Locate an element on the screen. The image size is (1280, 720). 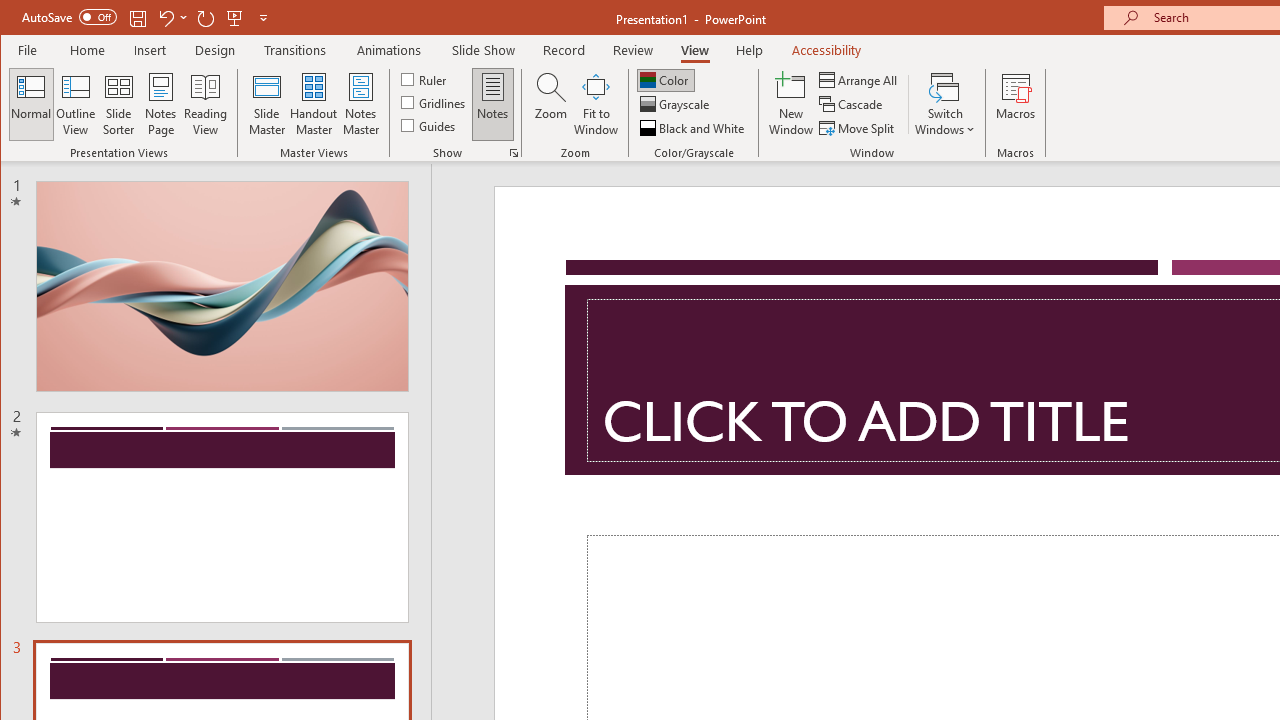
'Switch Windows' is located at coordinates (944, 104).